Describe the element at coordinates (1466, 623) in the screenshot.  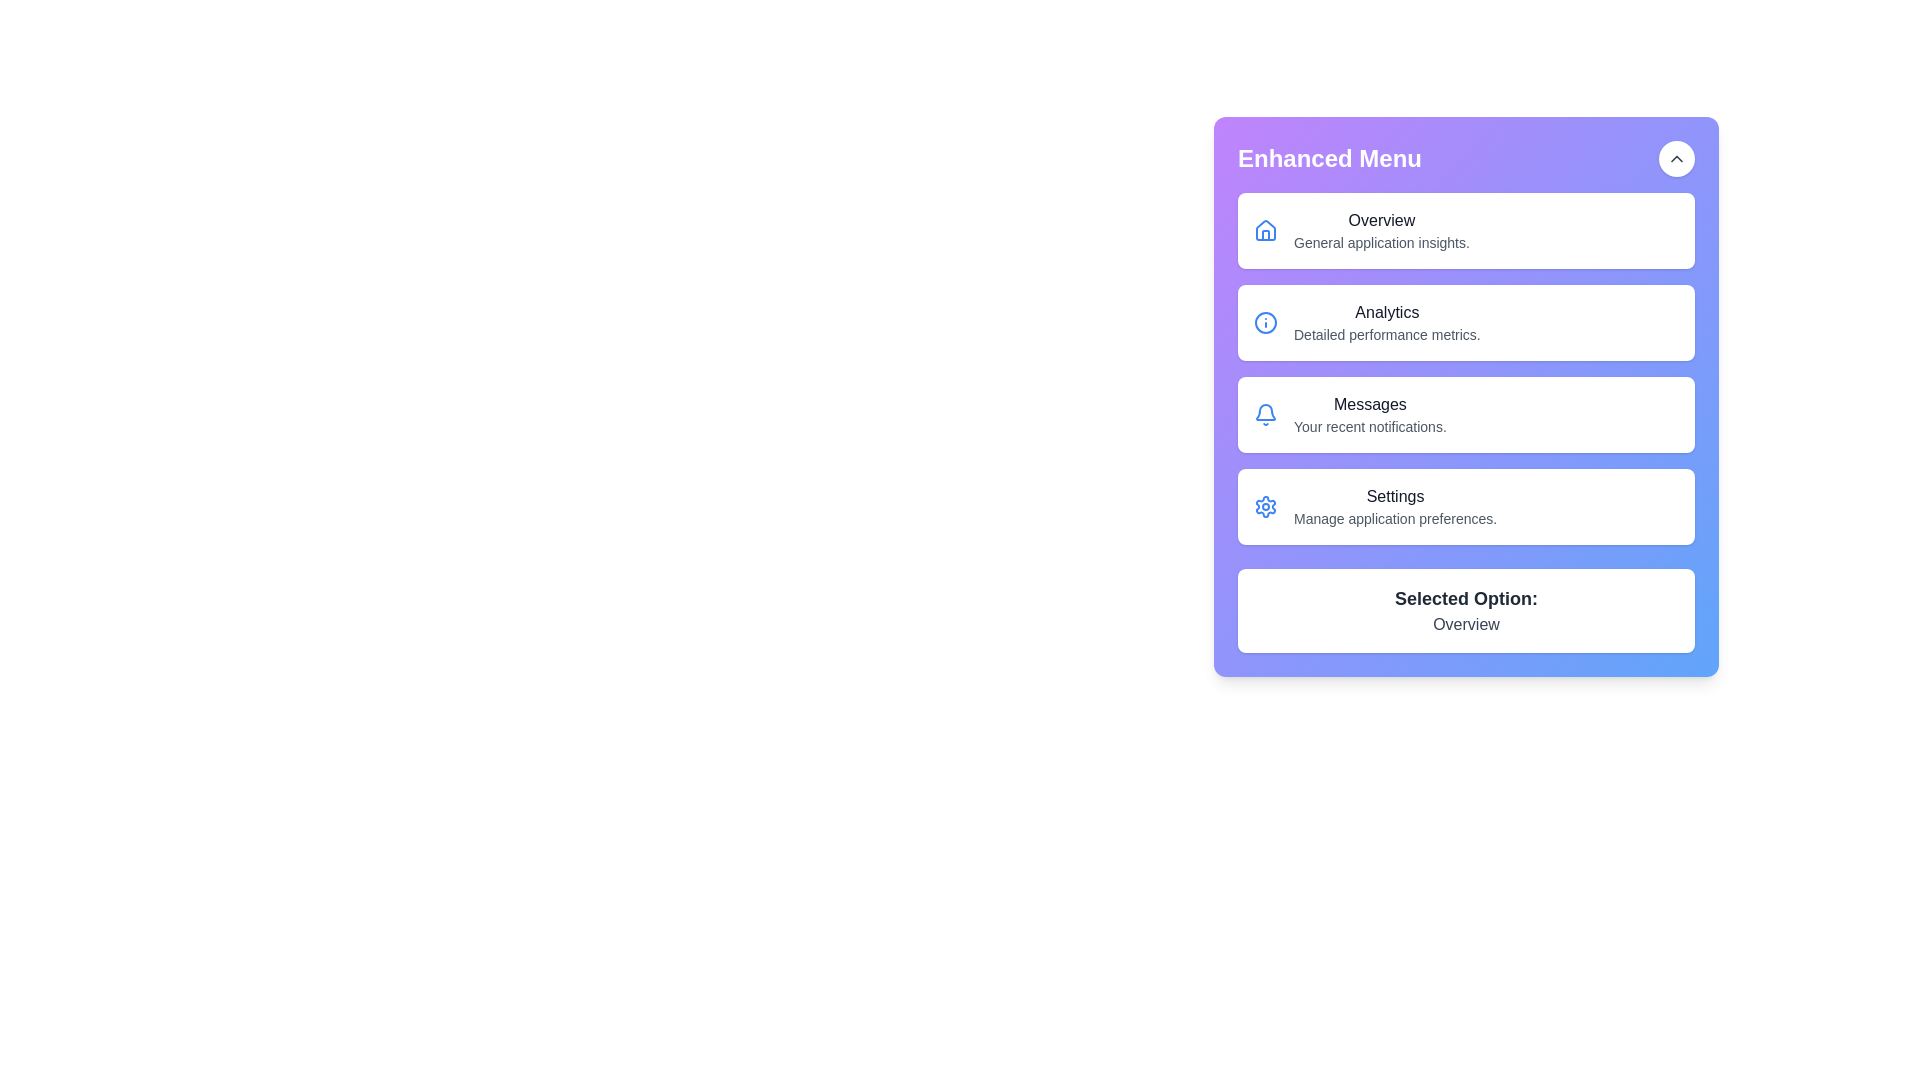
I see `the 'Overview' text label, which is styled in gray and located below the 'Selected Option:' label in the highlighted menu` at that location.